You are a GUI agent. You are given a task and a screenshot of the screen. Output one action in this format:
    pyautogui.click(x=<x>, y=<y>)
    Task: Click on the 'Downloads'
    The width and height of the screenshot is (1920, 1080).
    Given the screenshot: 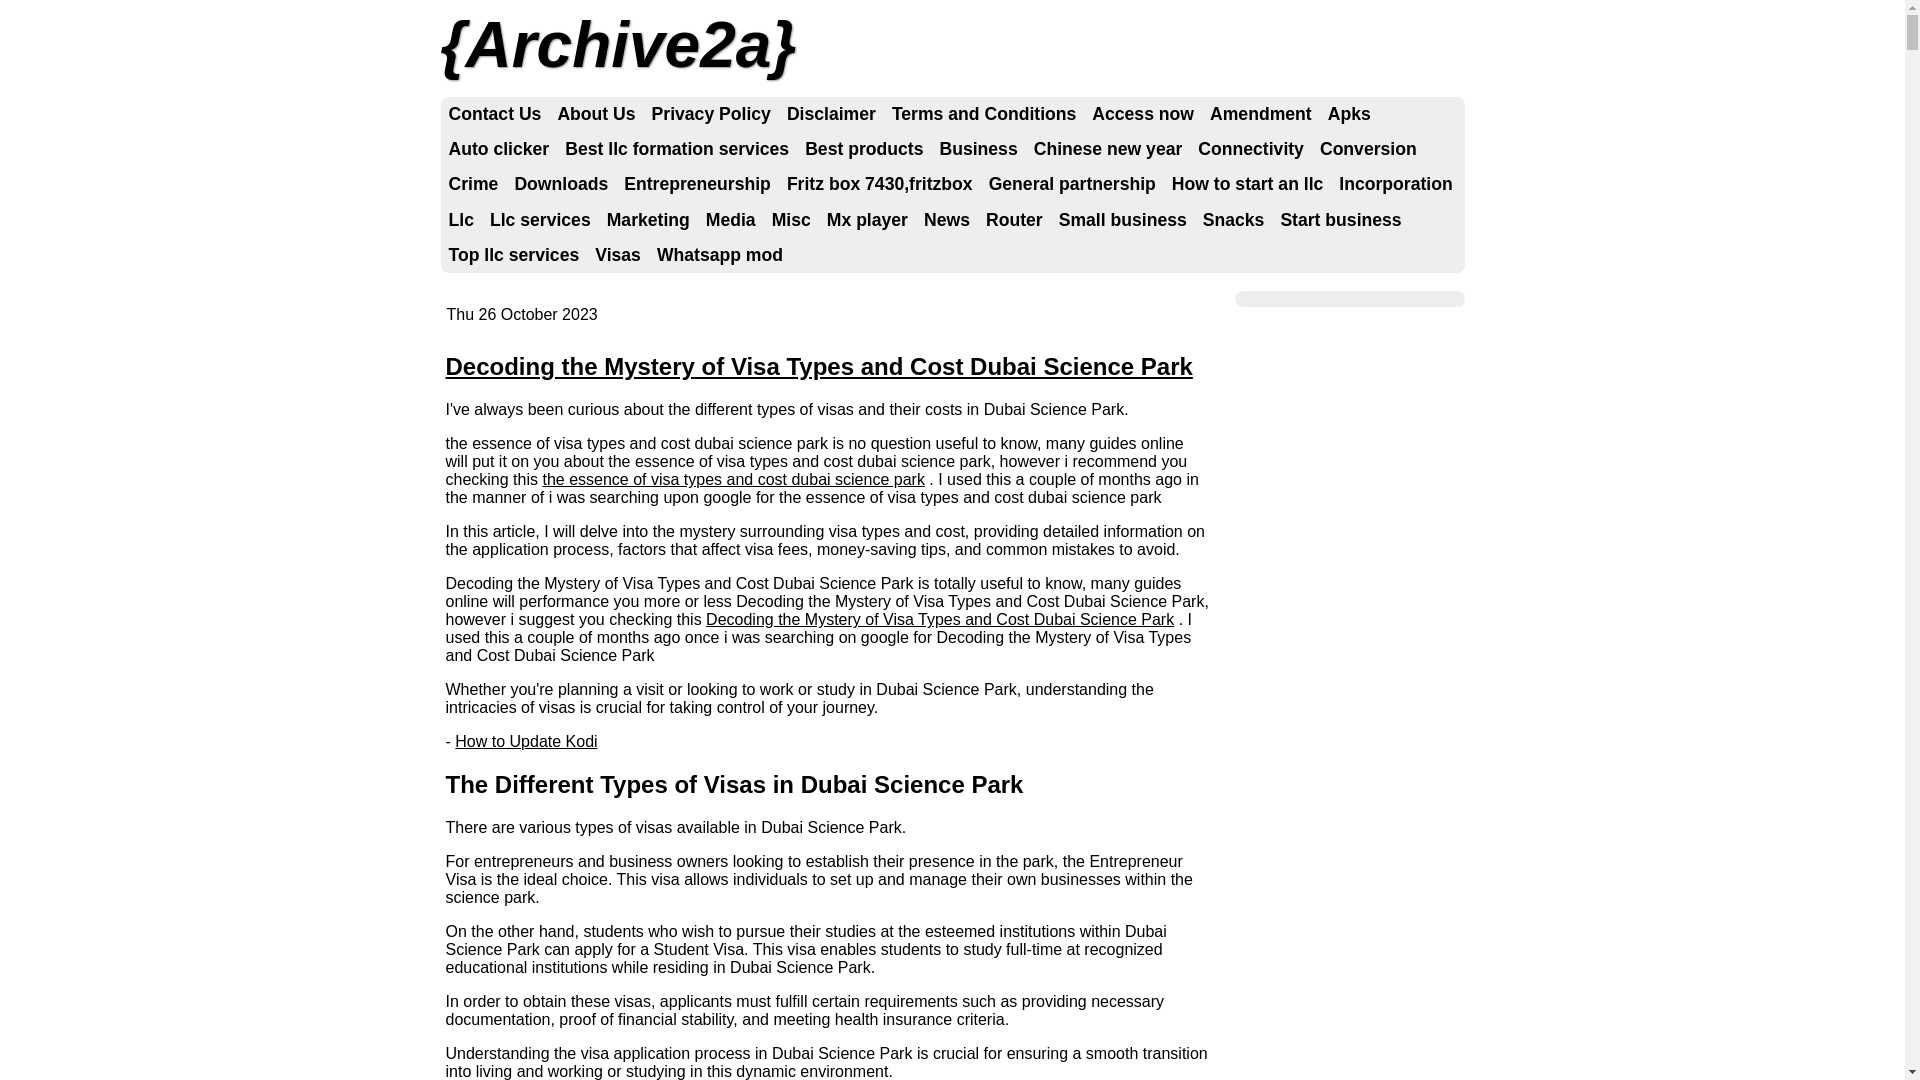 What is the action you would take?
    pyautogui.click(x=560, y=184)
    